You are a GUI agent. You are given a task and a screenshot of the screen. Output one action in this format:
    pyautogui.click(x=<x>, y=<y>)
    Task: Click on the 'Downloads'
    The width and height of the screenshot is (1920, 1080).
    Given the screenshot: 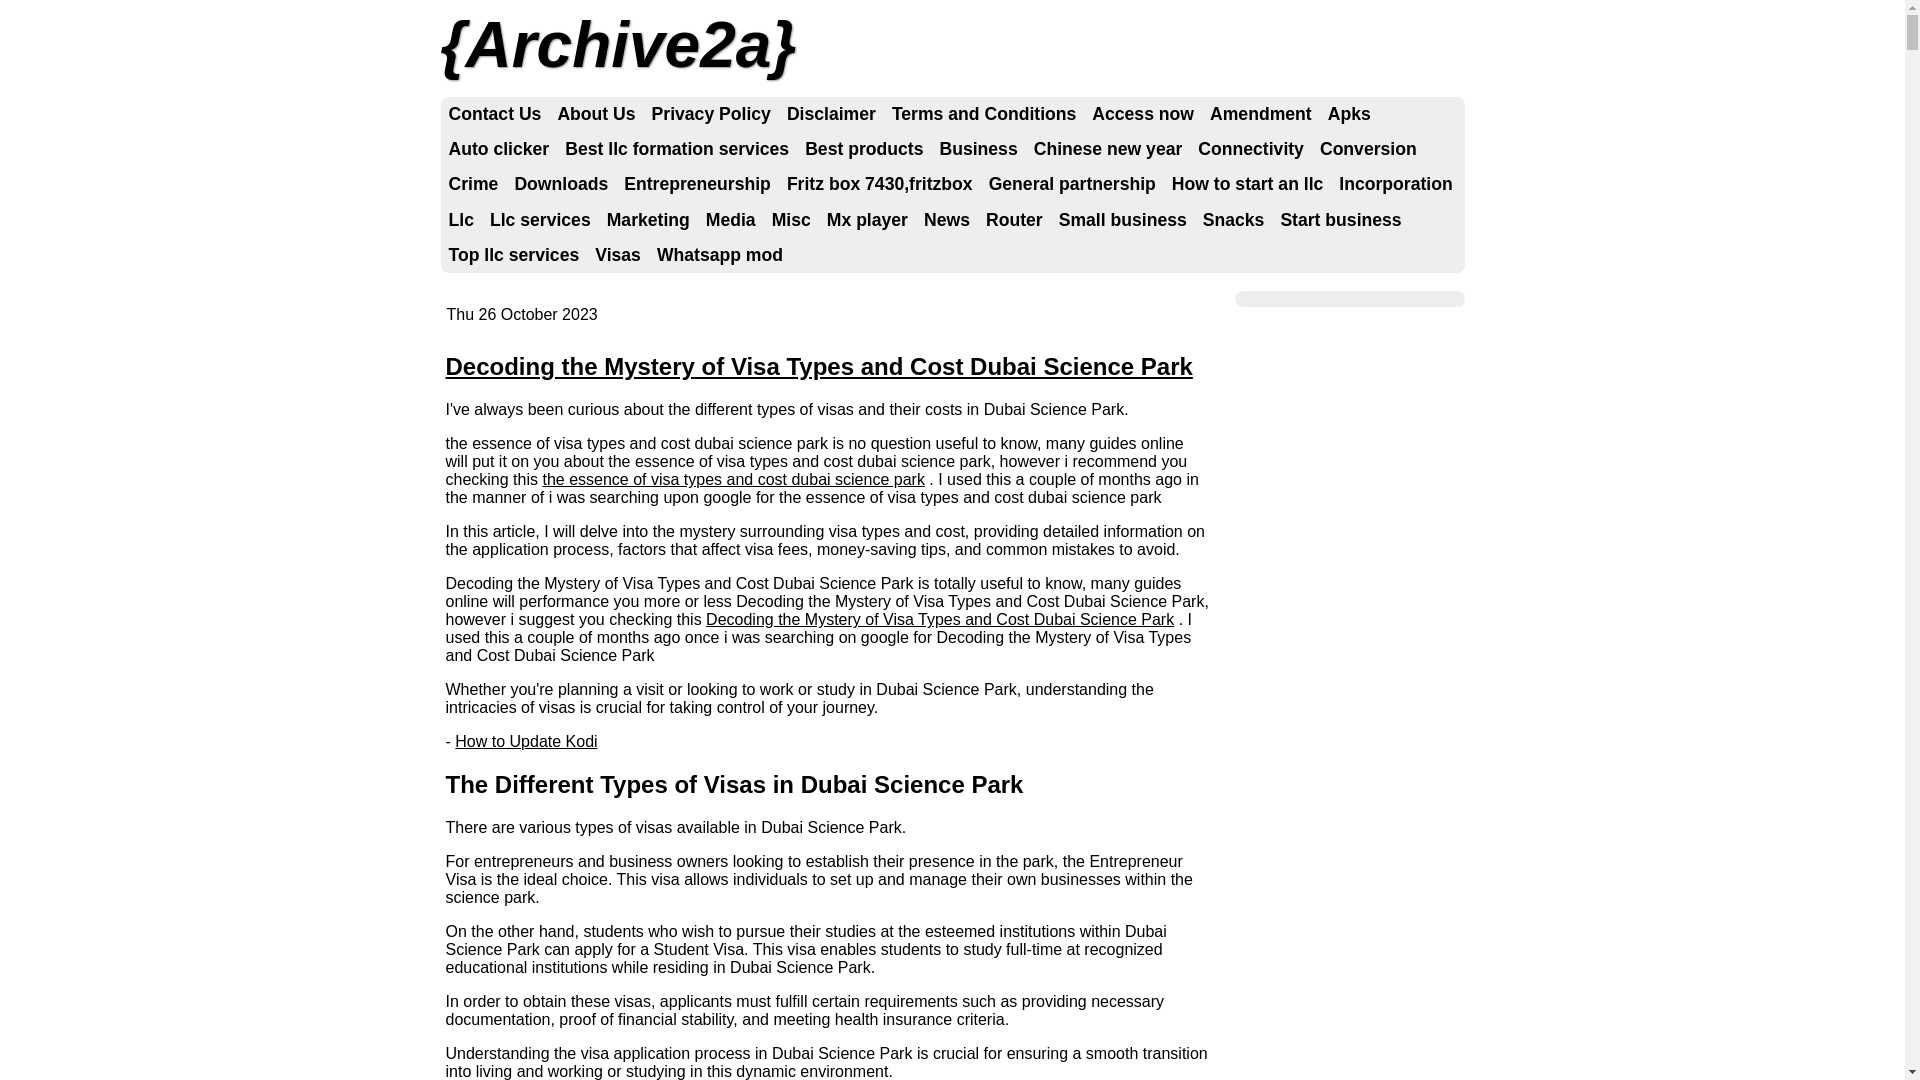 What is the action you would take?
    pyautogui.click(x=560, y=184)
    